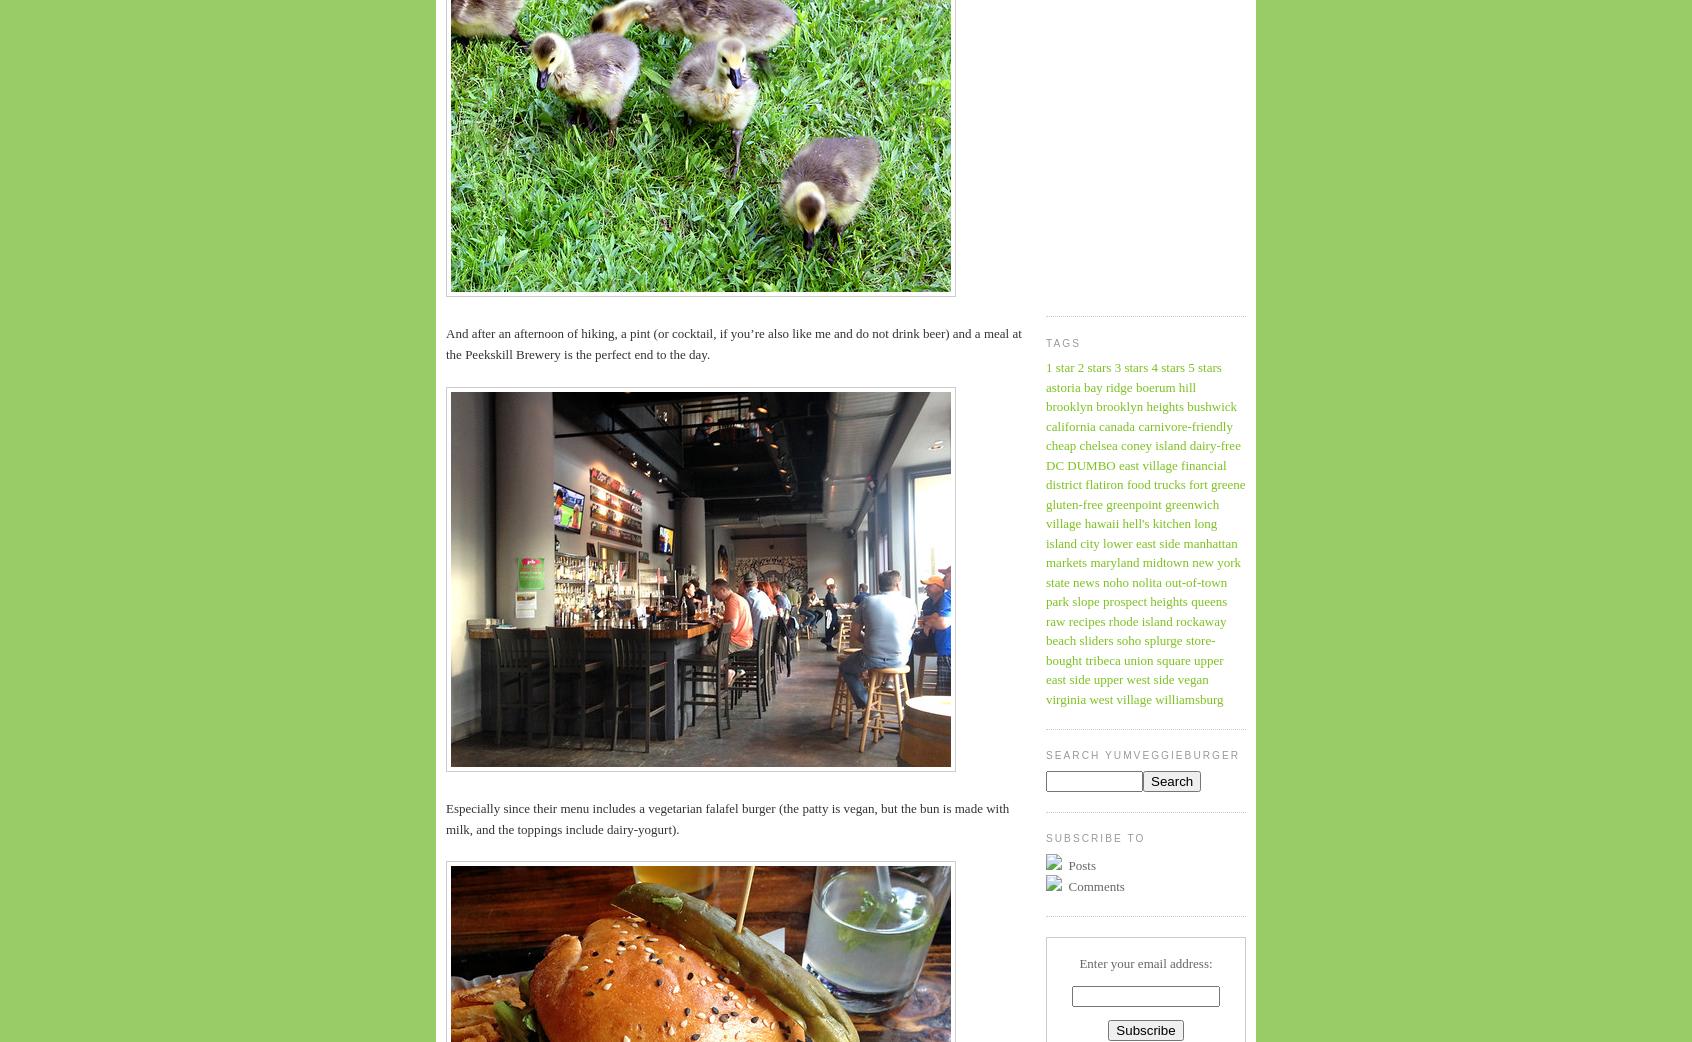 This screenshot has height=1042, width=1692. I want to click on 'noho', so click(1116, 580).